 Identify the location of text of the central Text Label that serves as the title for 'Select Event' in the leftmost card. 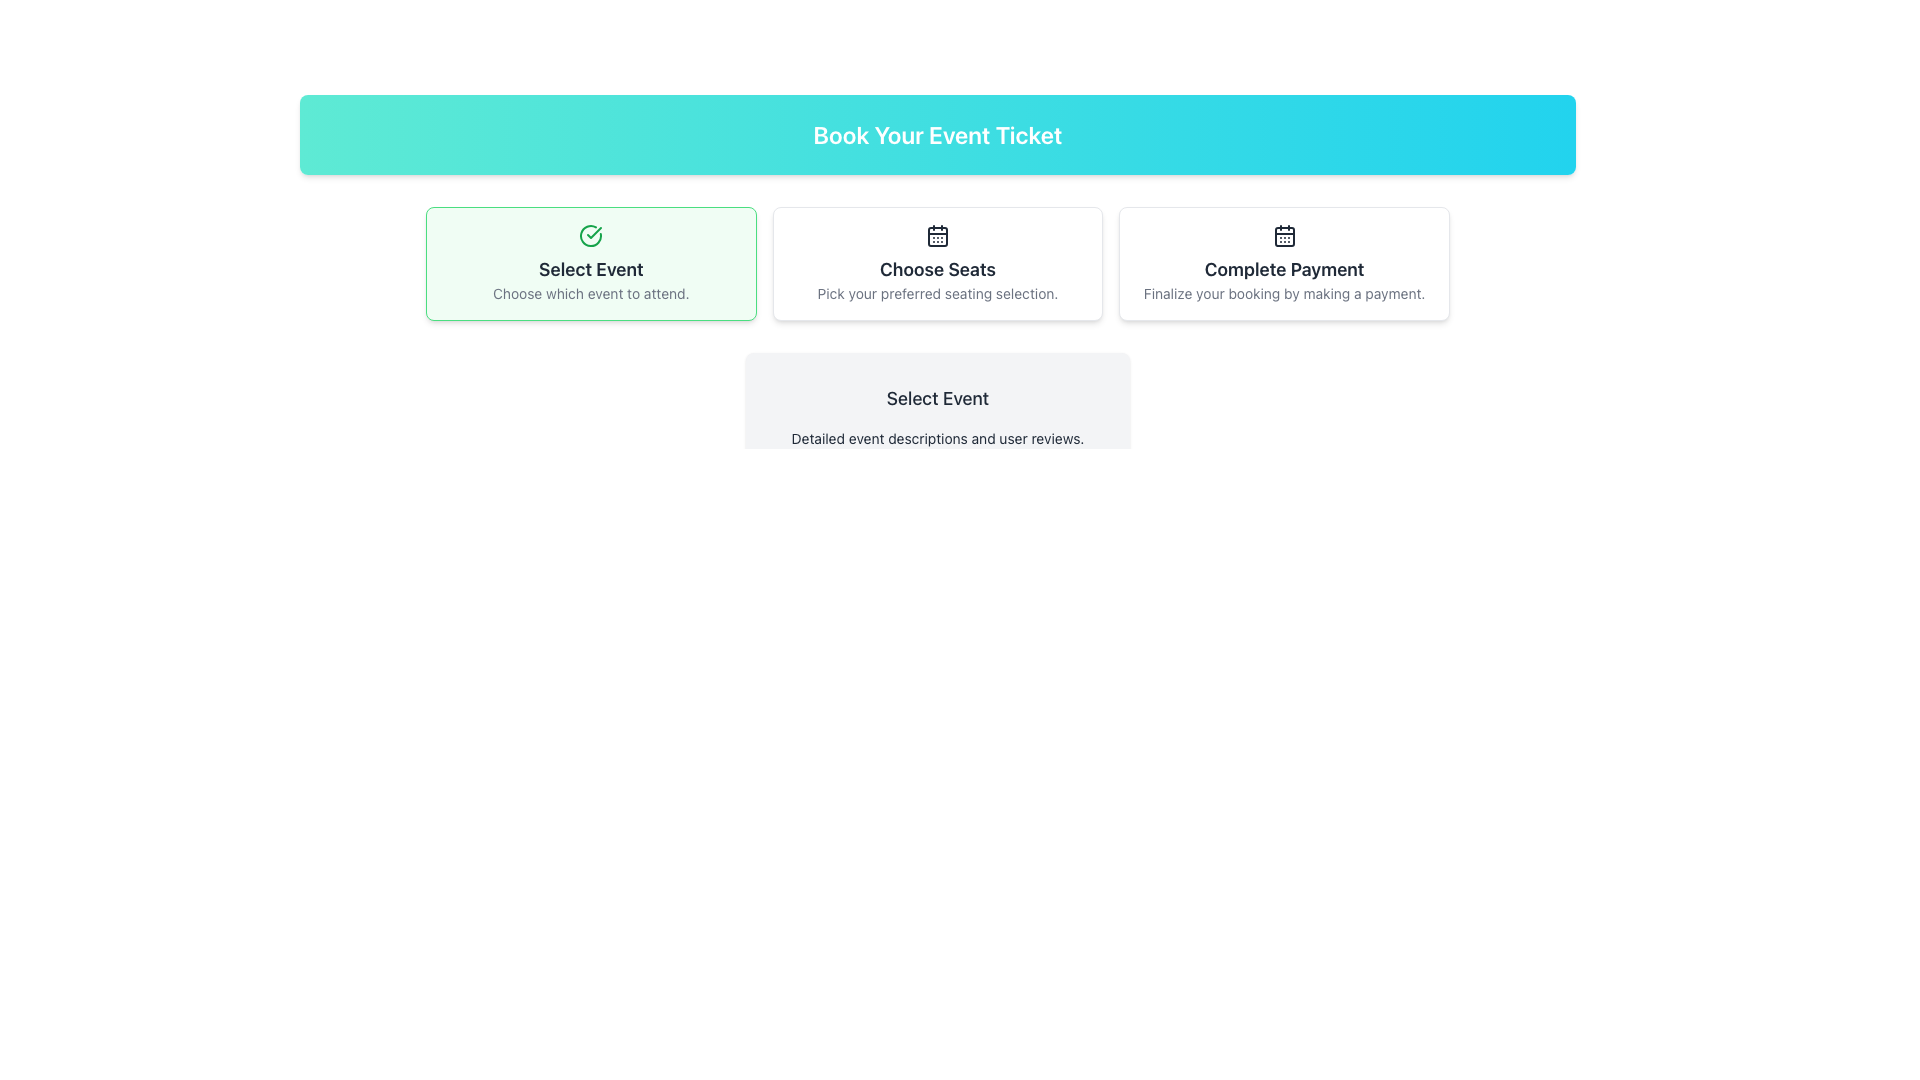
(590, 270).